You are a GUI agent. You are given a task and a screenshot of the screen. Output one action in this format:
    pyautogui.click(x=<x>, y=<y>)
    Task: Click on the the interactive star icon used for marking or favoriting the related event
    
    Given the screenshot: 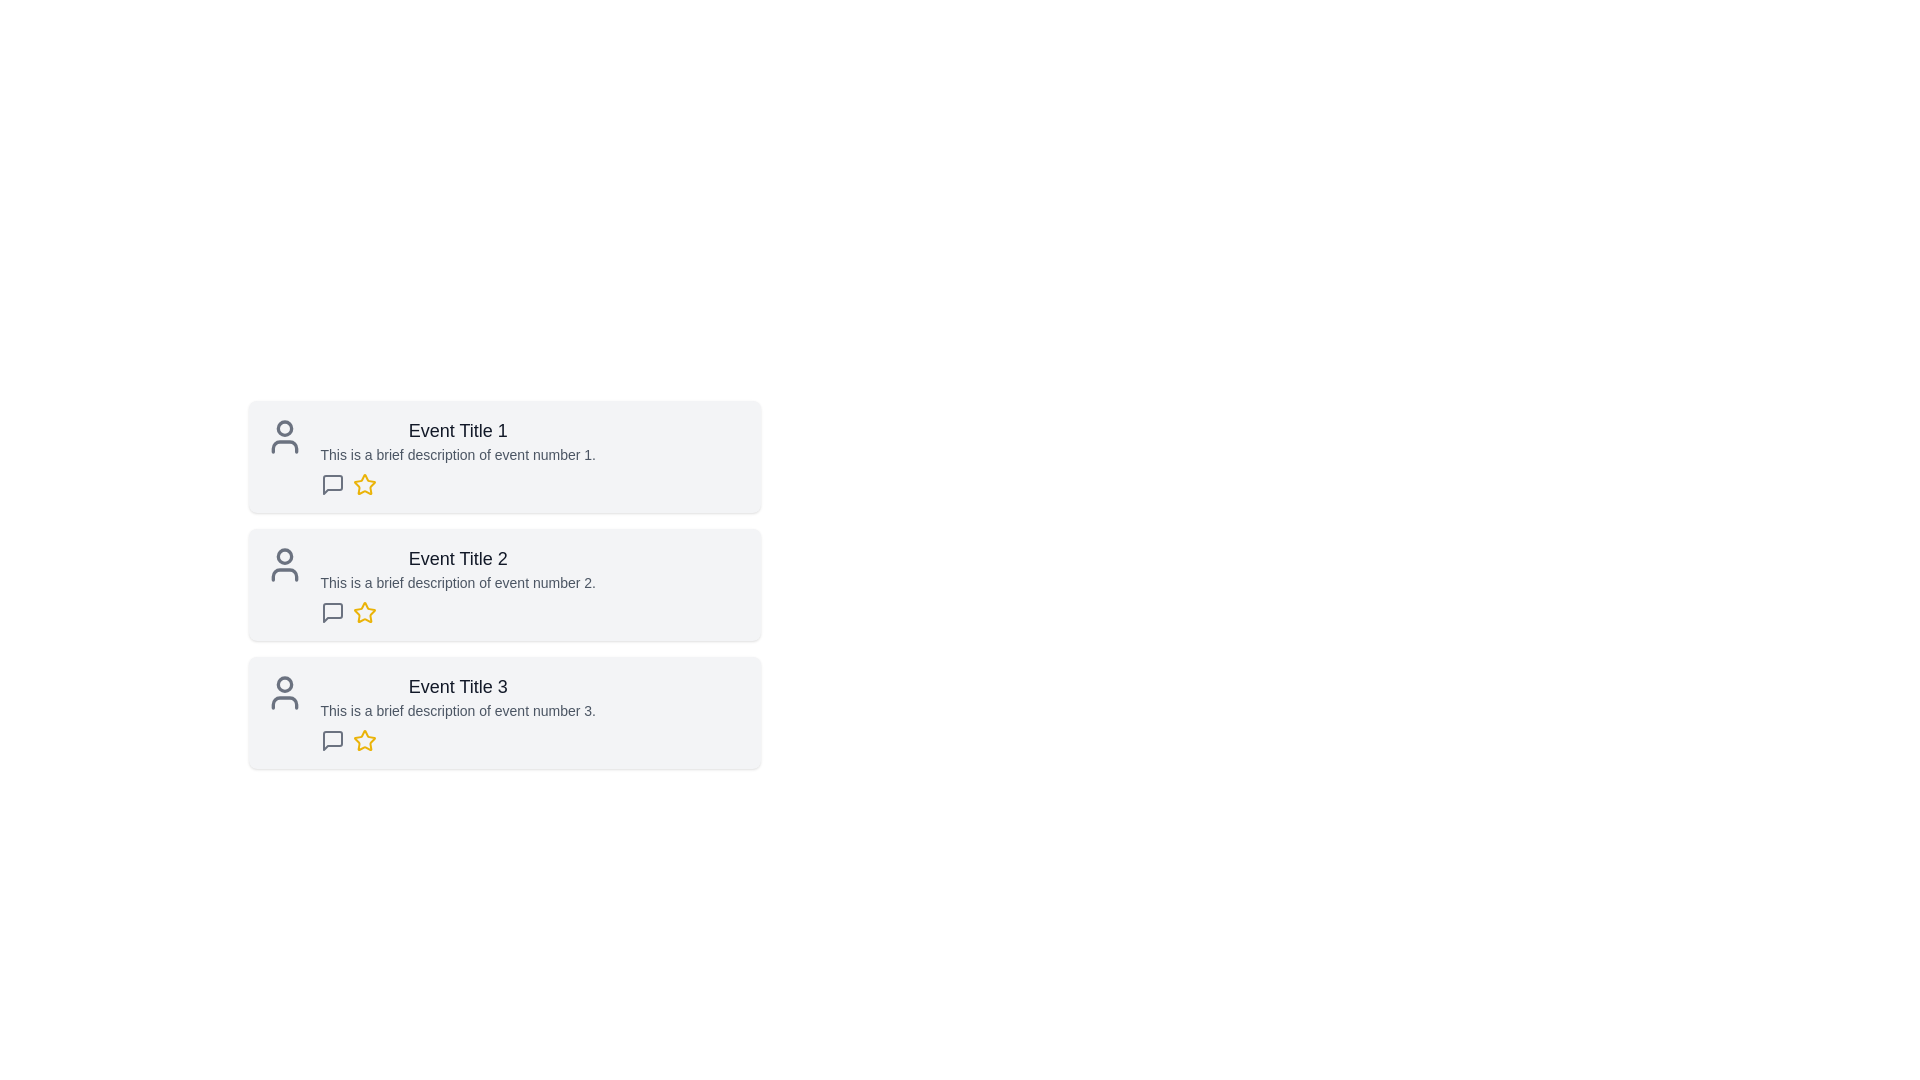 What is the action you would take?
    pyautogui.click(x=364, y=612)
    